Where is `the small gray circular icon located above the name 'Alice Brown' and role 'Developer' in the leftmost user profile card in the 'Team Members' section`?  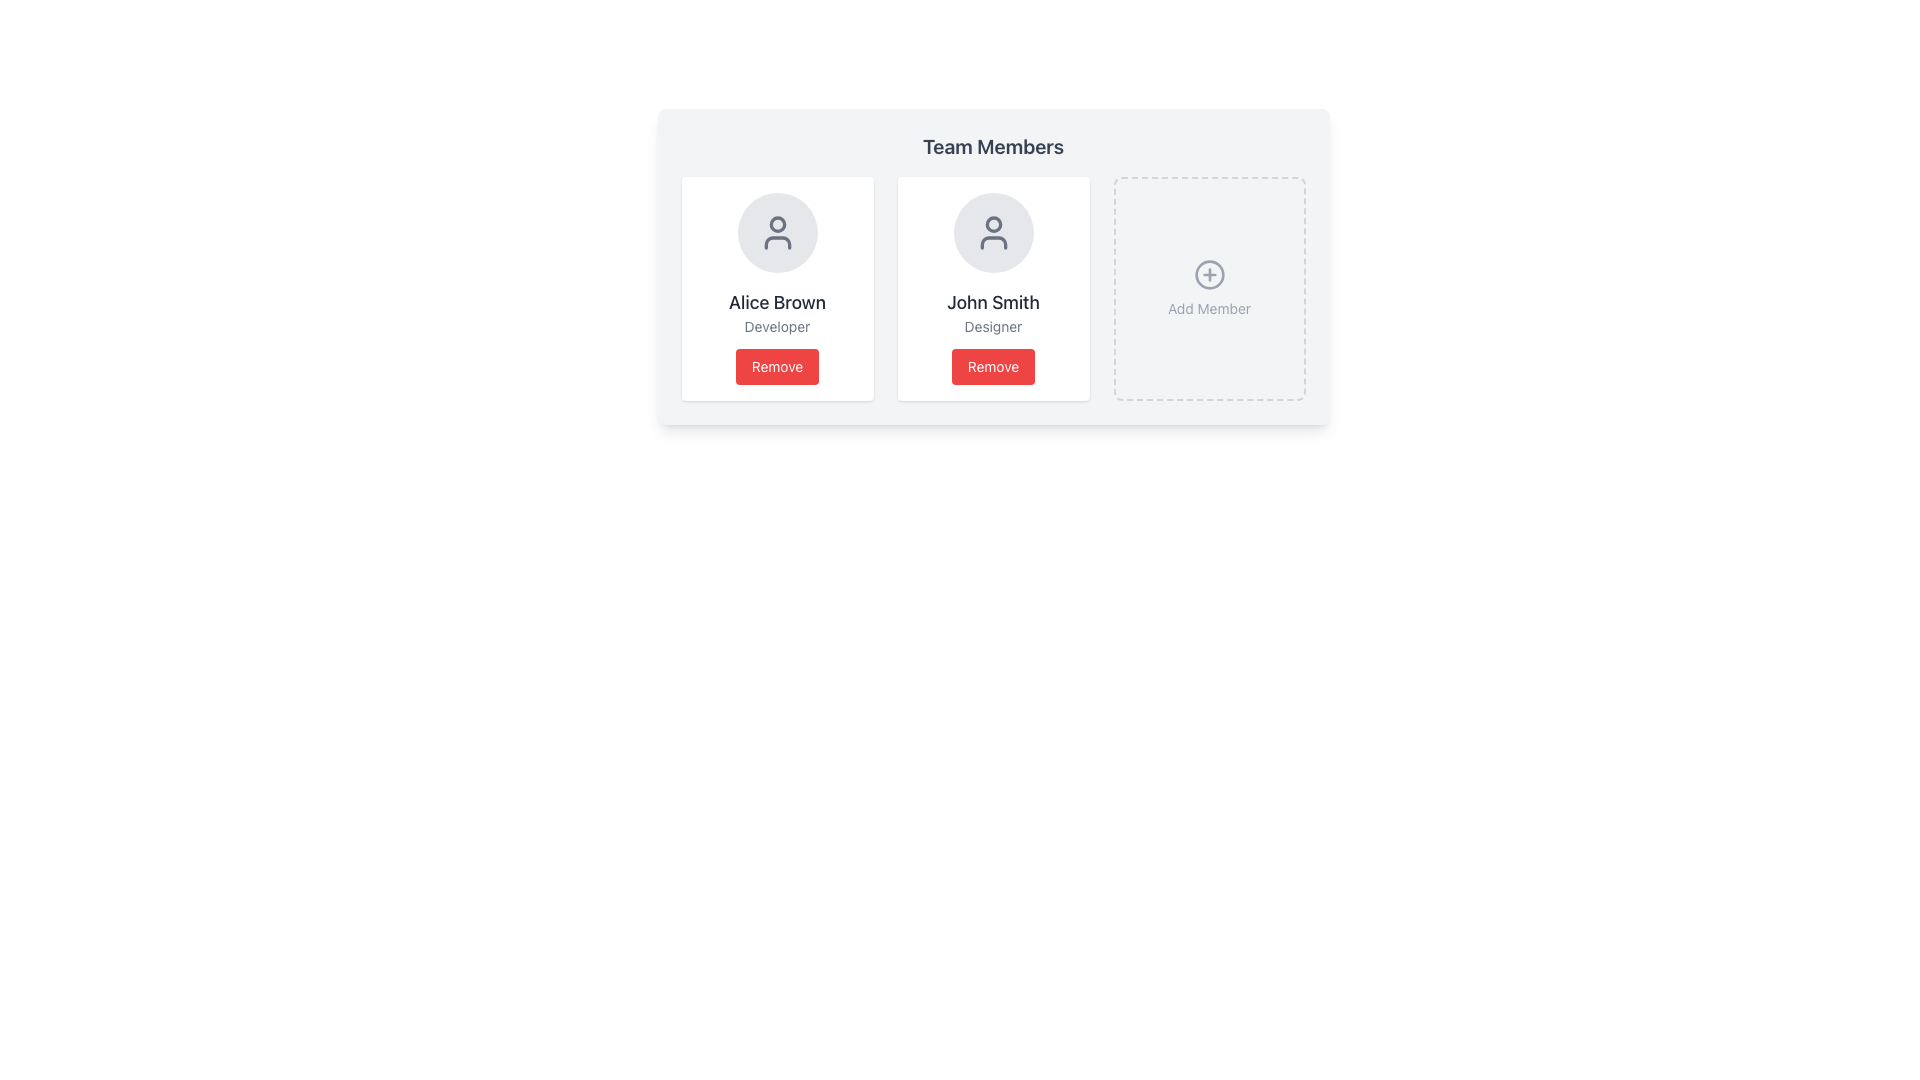 the small gray circular icon located above the name 'Alice Brown' and role 'Developer' in the leftmost user profile card in the 'Team Members' section is located at coordinates (776, 224).